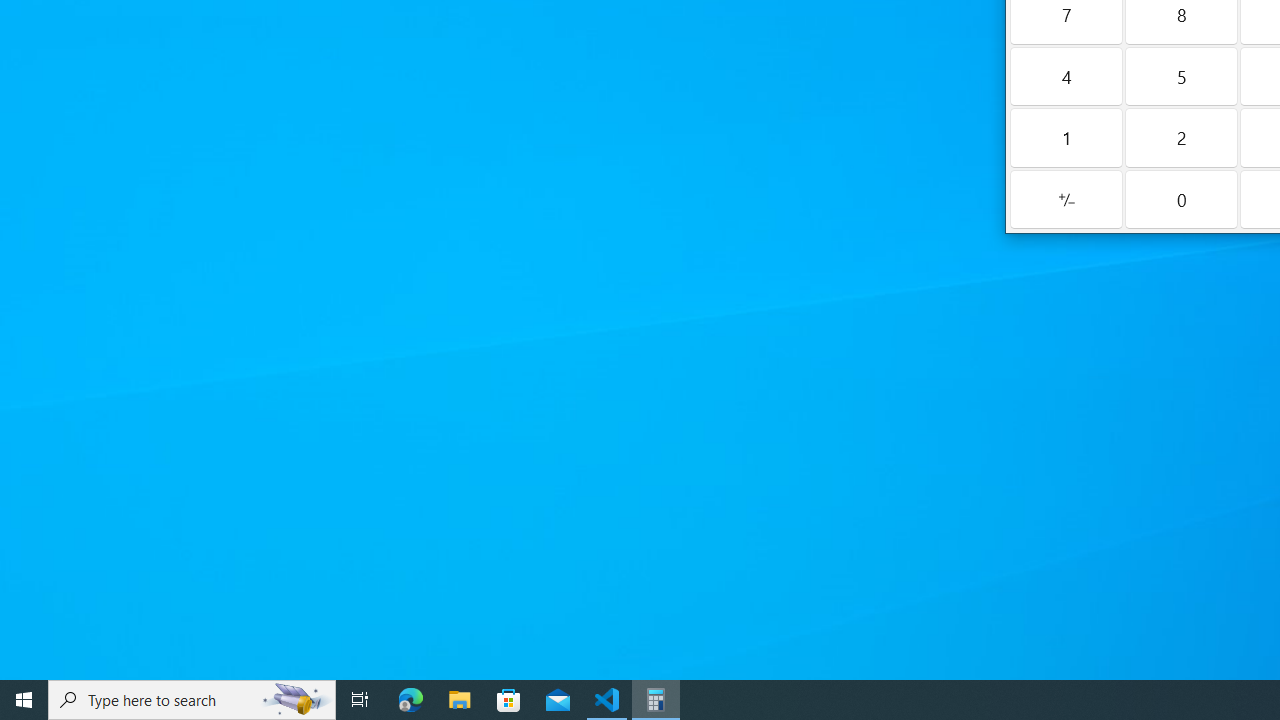 This screenshot has height=720, width=1280. I want to click on 'Zero', so click(1181, 199).